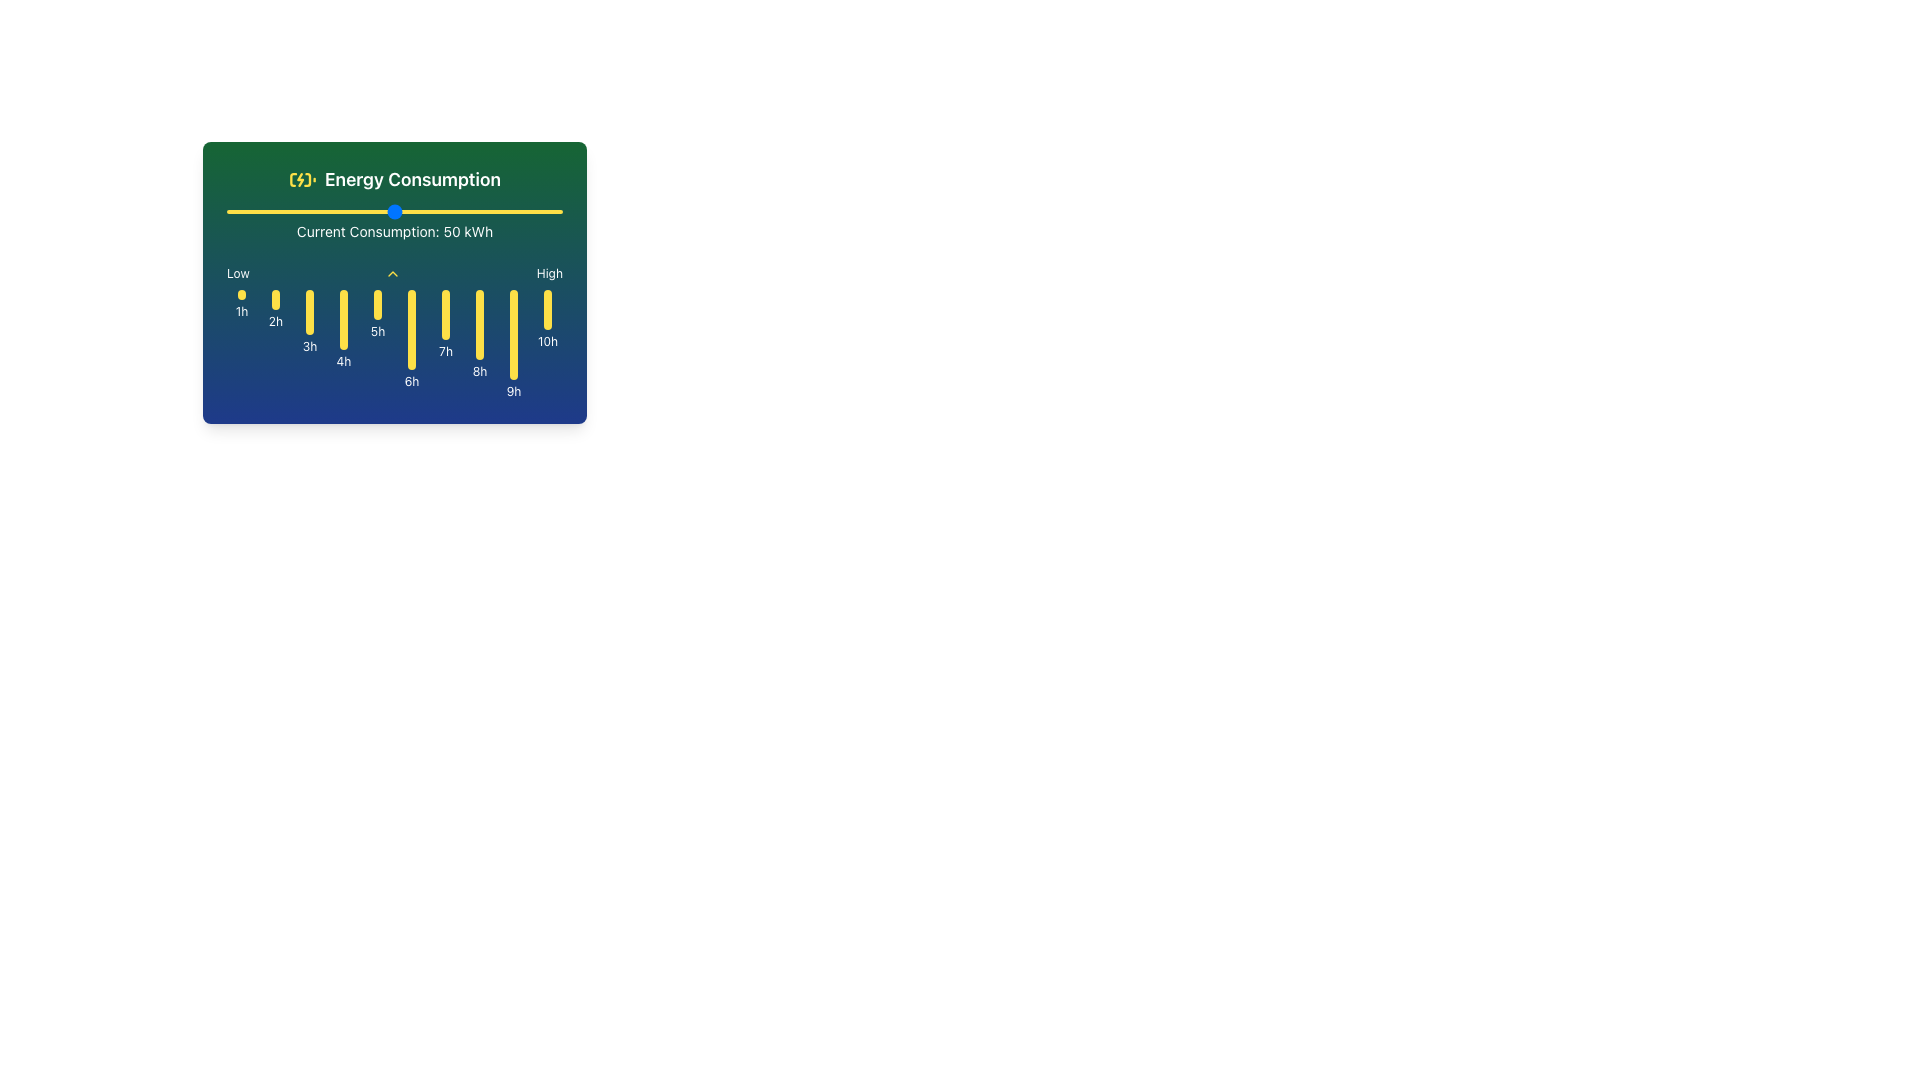 The width and height of the screenshot is (1920, 1080). I want to click on the range slider control to receive feedback or highlight it, which is located directly above the text displaying 'Current Consumption: 50 kWh', so click(394, 212).